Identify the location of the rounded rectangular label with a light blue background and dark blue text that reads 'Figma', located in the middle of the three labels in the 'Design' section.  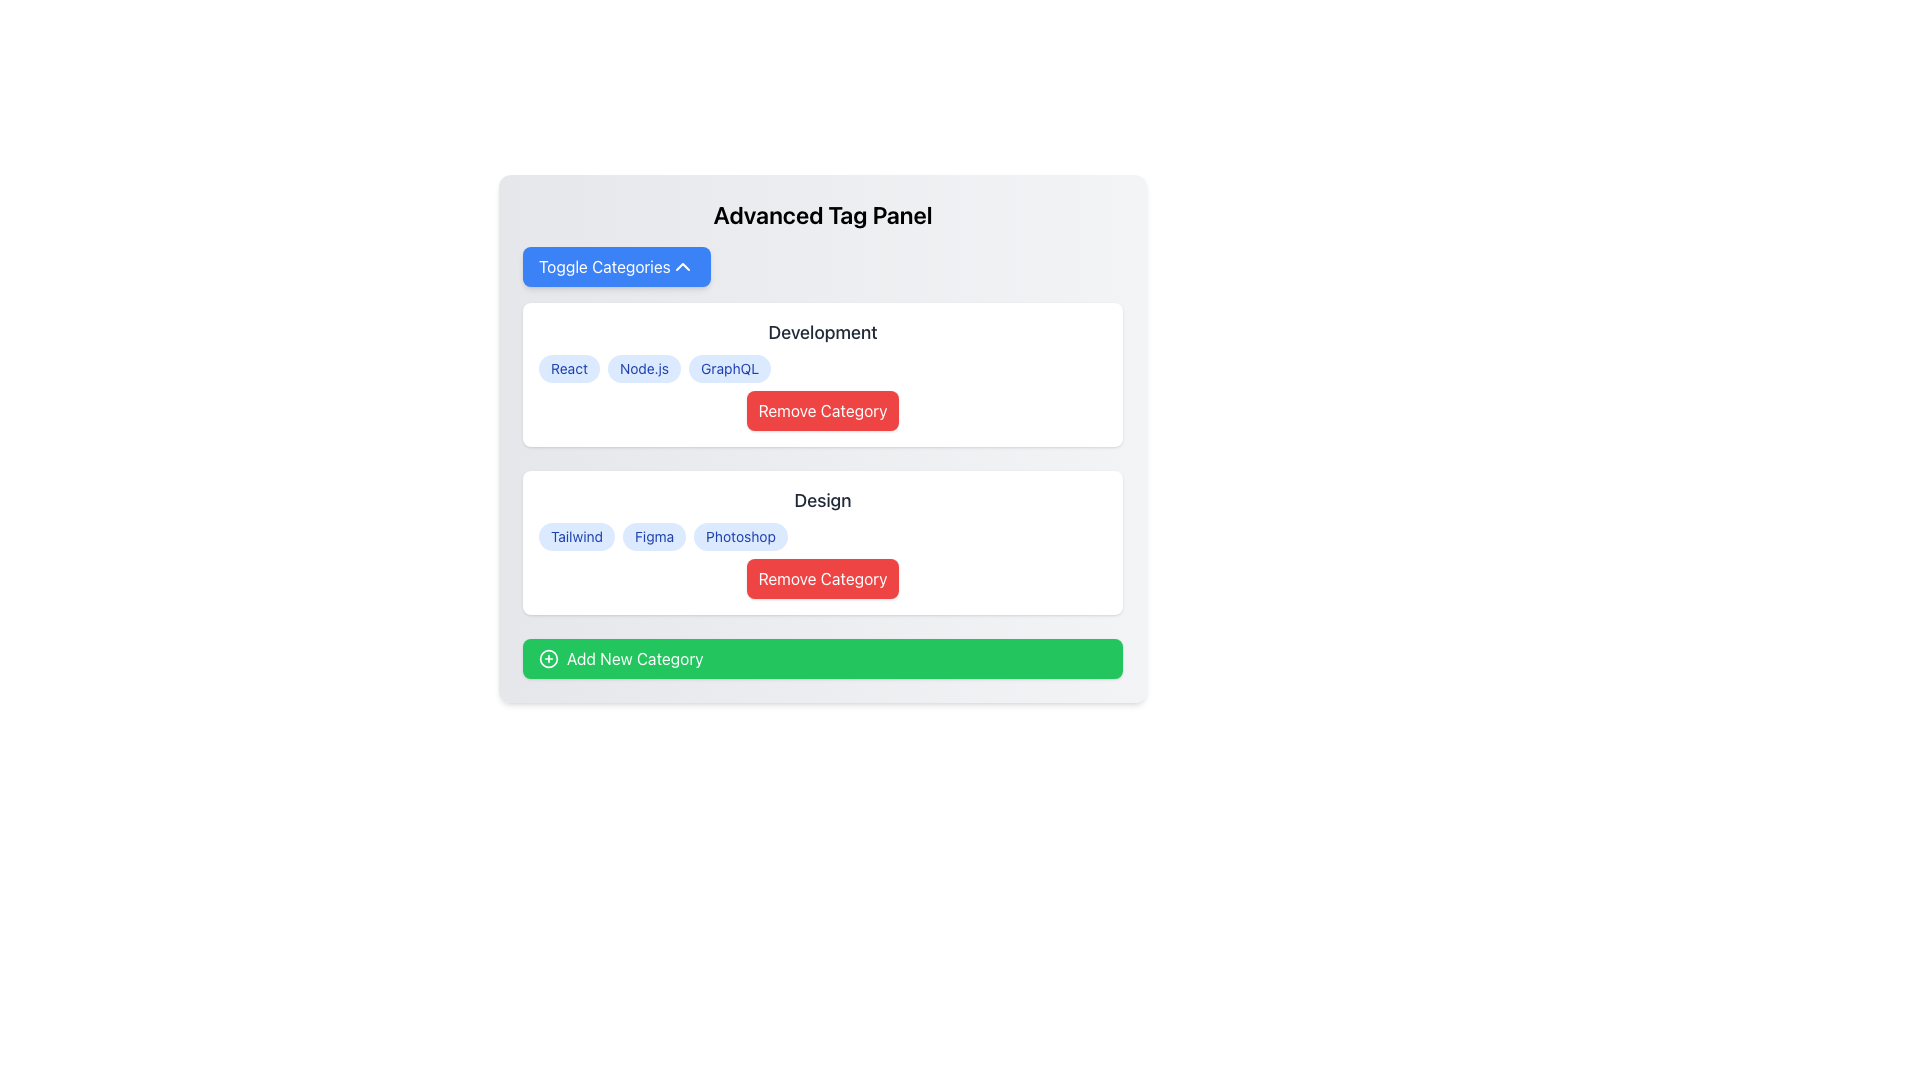
(654, 535).